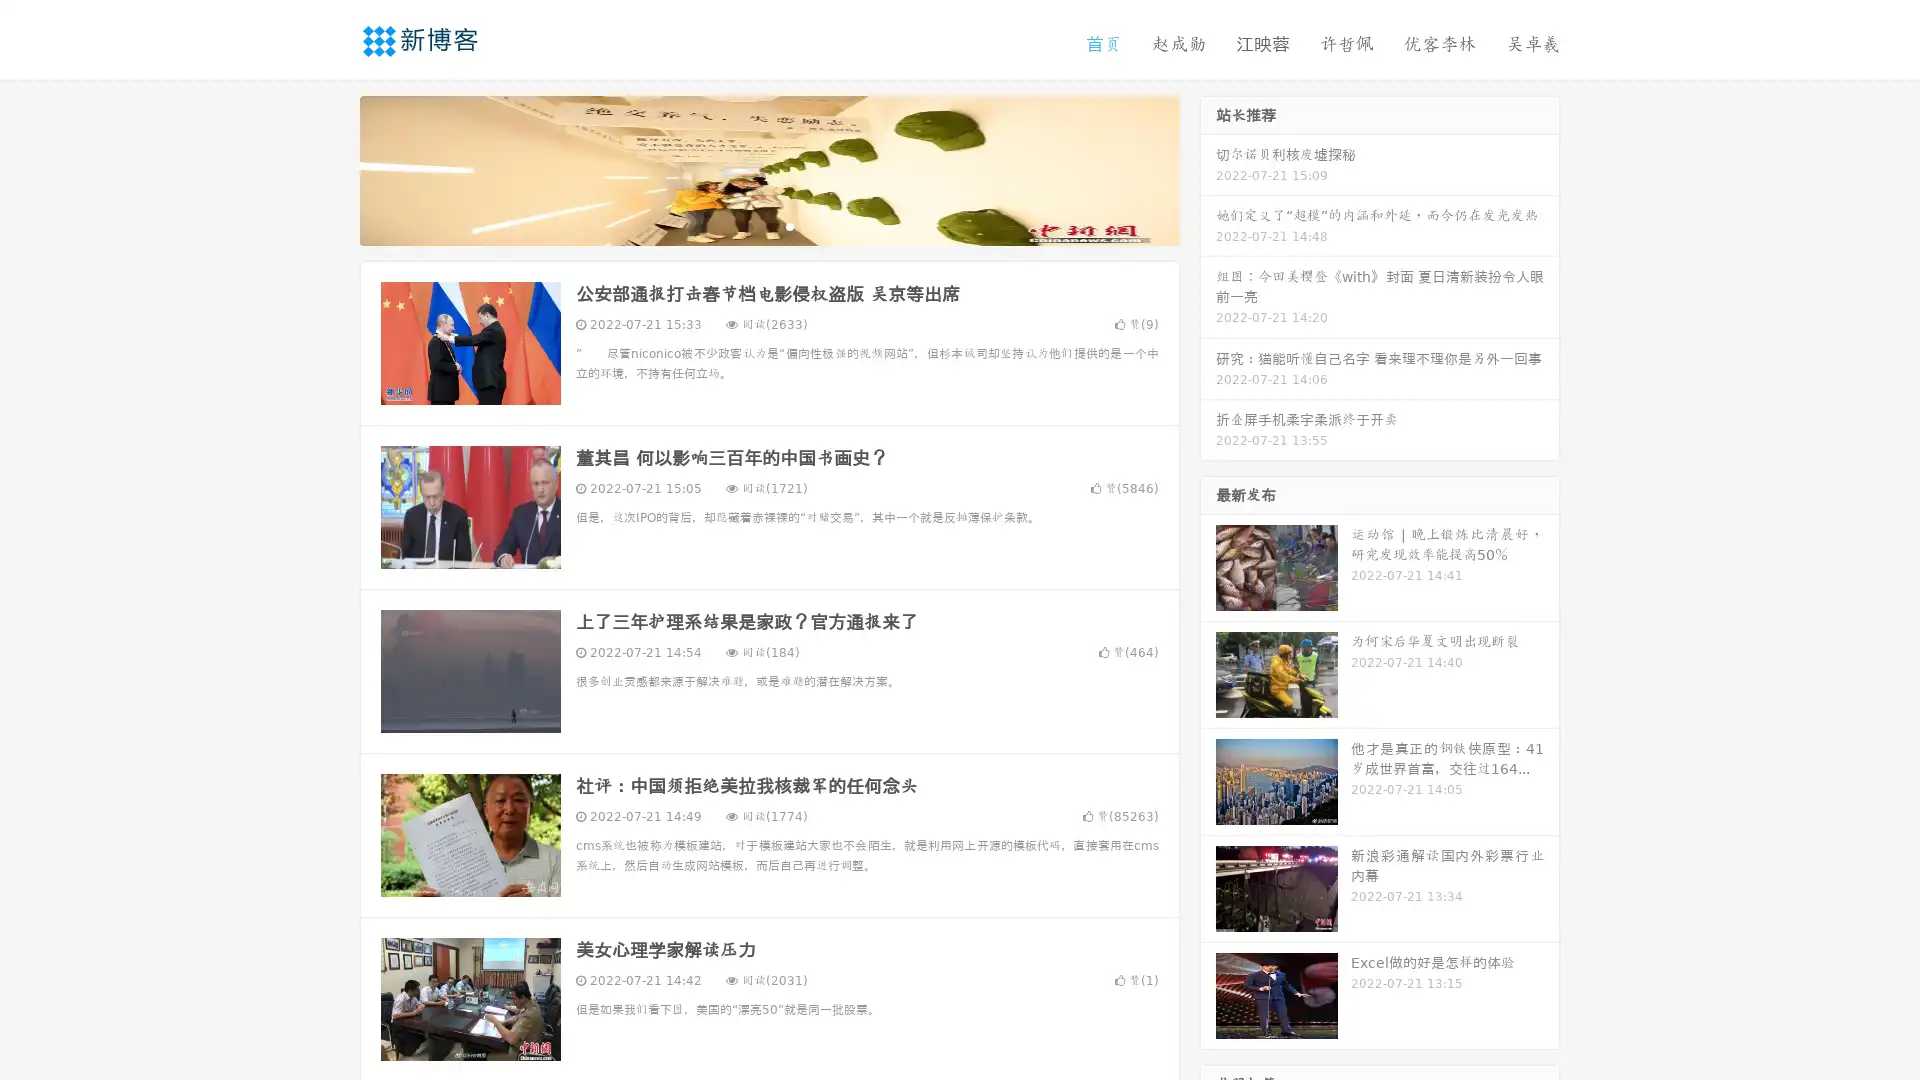 The width and height of the screenshot is (1920, 1080). I want to click on Go to slide 2, so click(768, 225).